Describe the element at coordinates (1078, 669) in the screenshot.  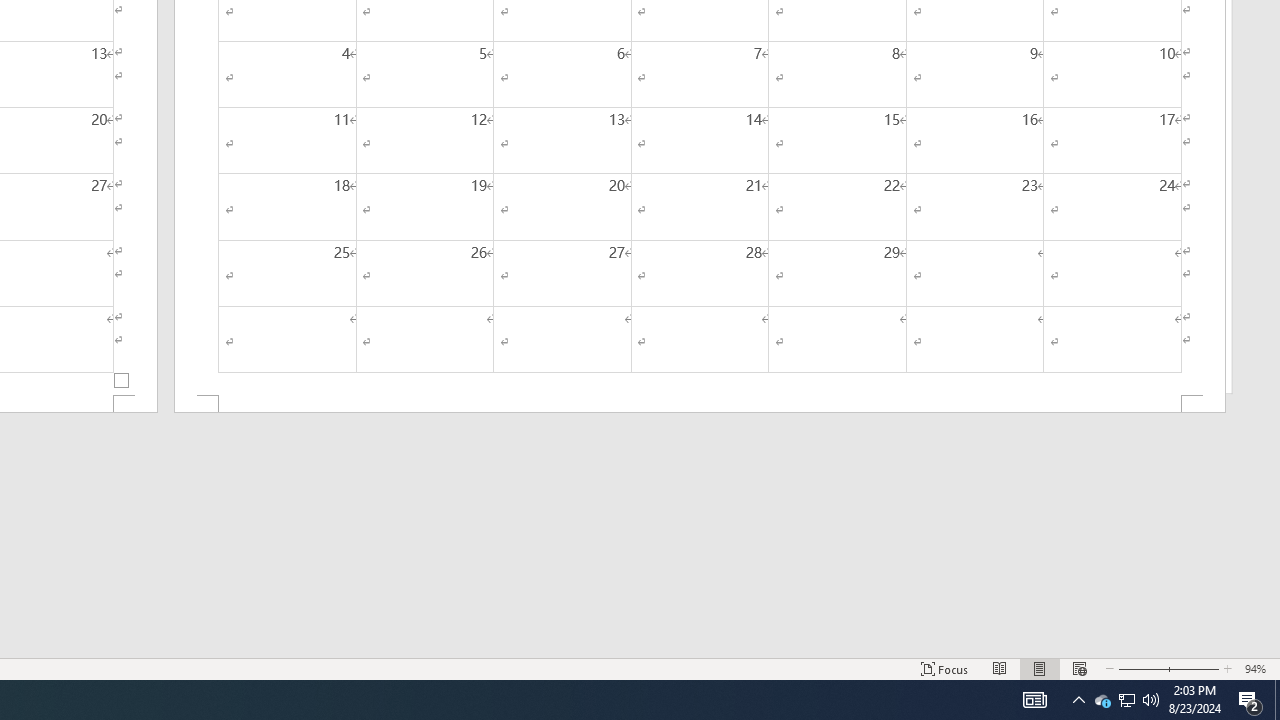
I see `'Web Layout'` at that location.